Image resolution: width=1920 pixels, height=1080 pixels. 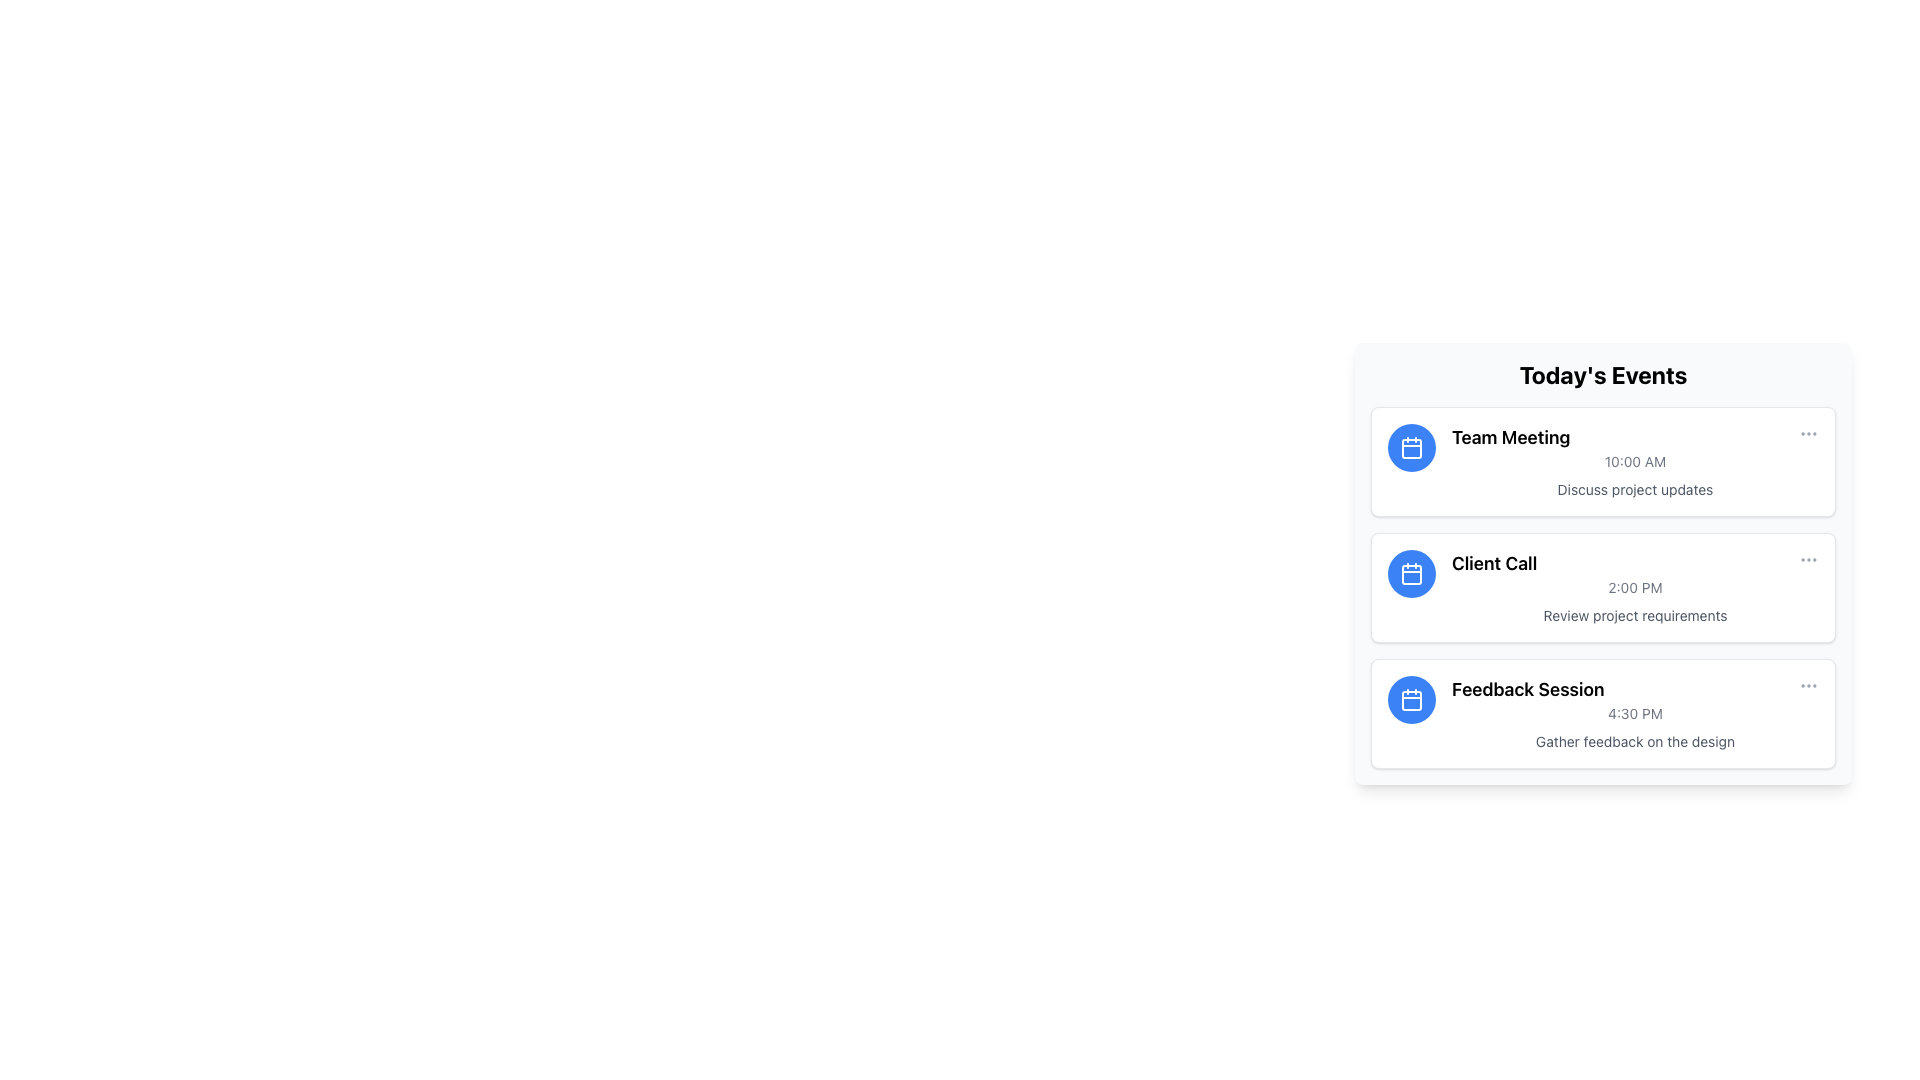 I want to click on the second Event card titled 'Client Call' located in the 'Today's Events' section, so click(x=1603, y=586).